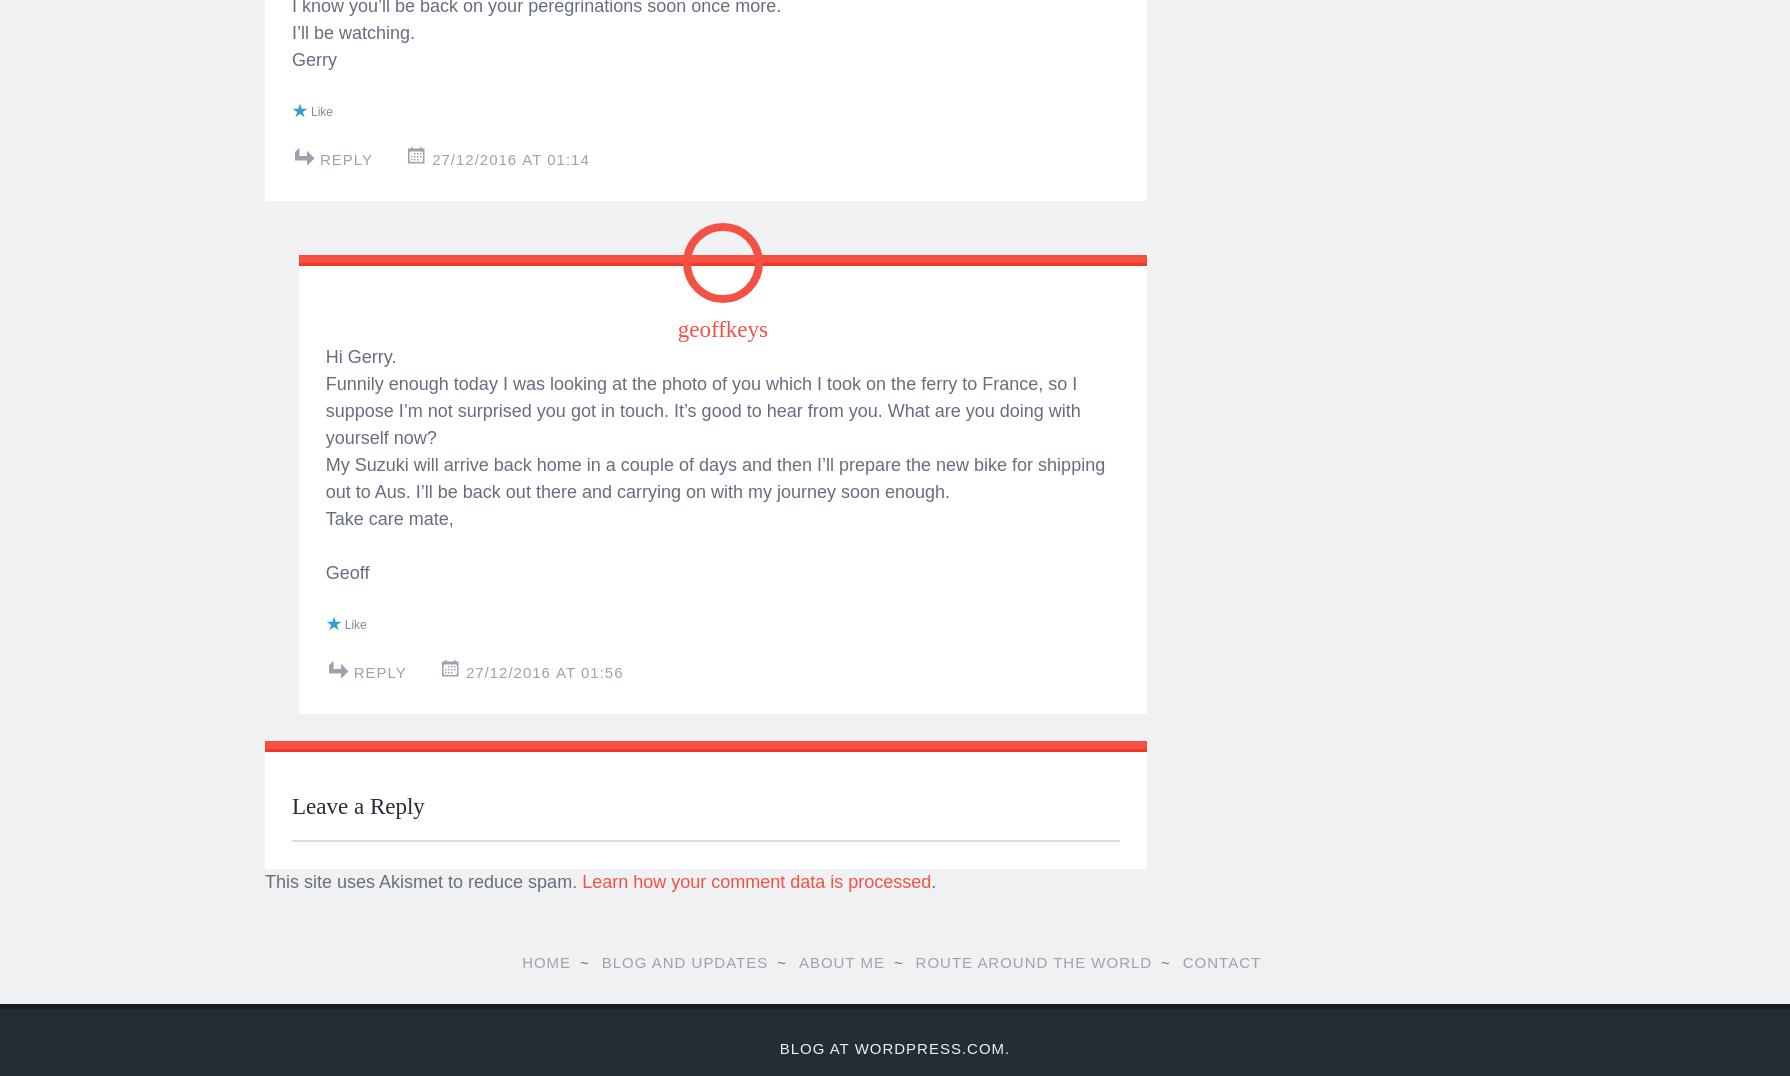  I want to click on 'Share this:', so click(291, 48).